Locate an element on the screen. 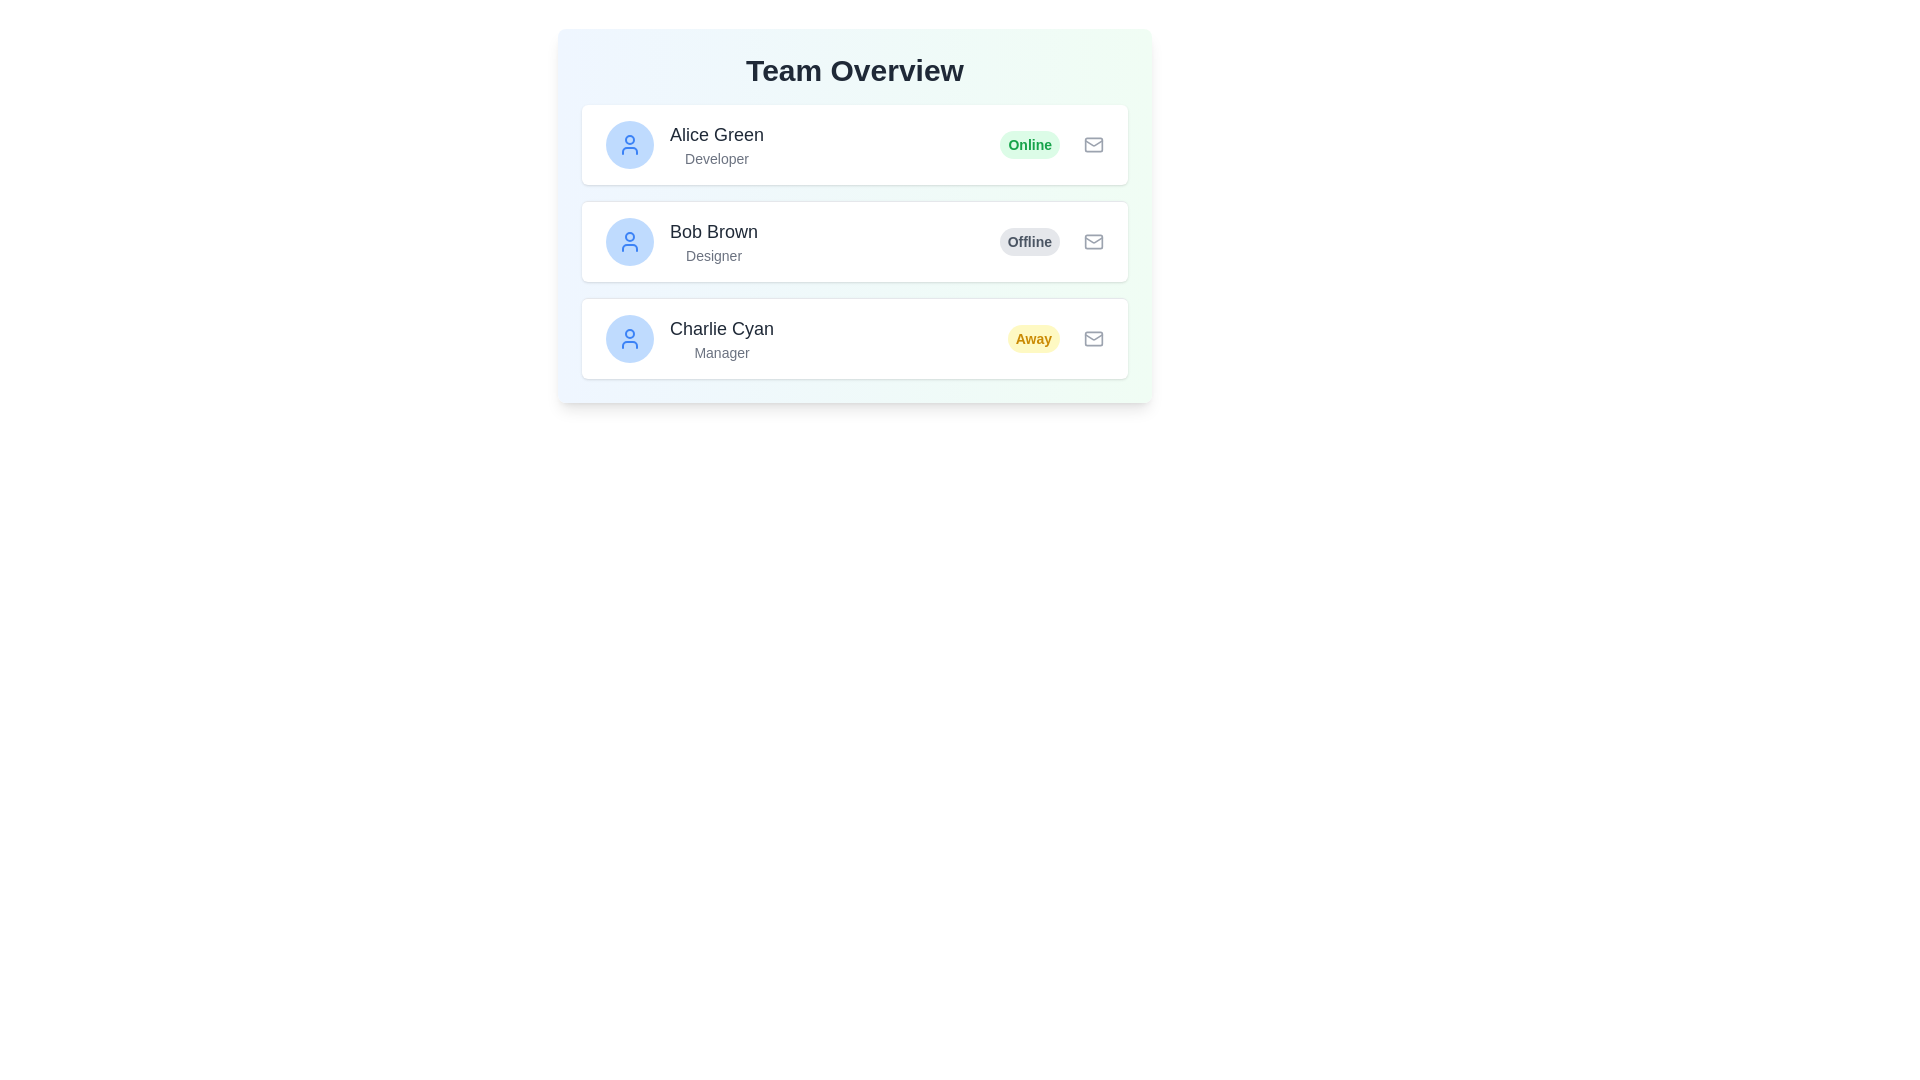 The width and height of the screenshot is (1920, 1080). the user's name text label located at the top of the first highlighted profile card under the 'Team Overview' heading is located at coordinates (716, 135).